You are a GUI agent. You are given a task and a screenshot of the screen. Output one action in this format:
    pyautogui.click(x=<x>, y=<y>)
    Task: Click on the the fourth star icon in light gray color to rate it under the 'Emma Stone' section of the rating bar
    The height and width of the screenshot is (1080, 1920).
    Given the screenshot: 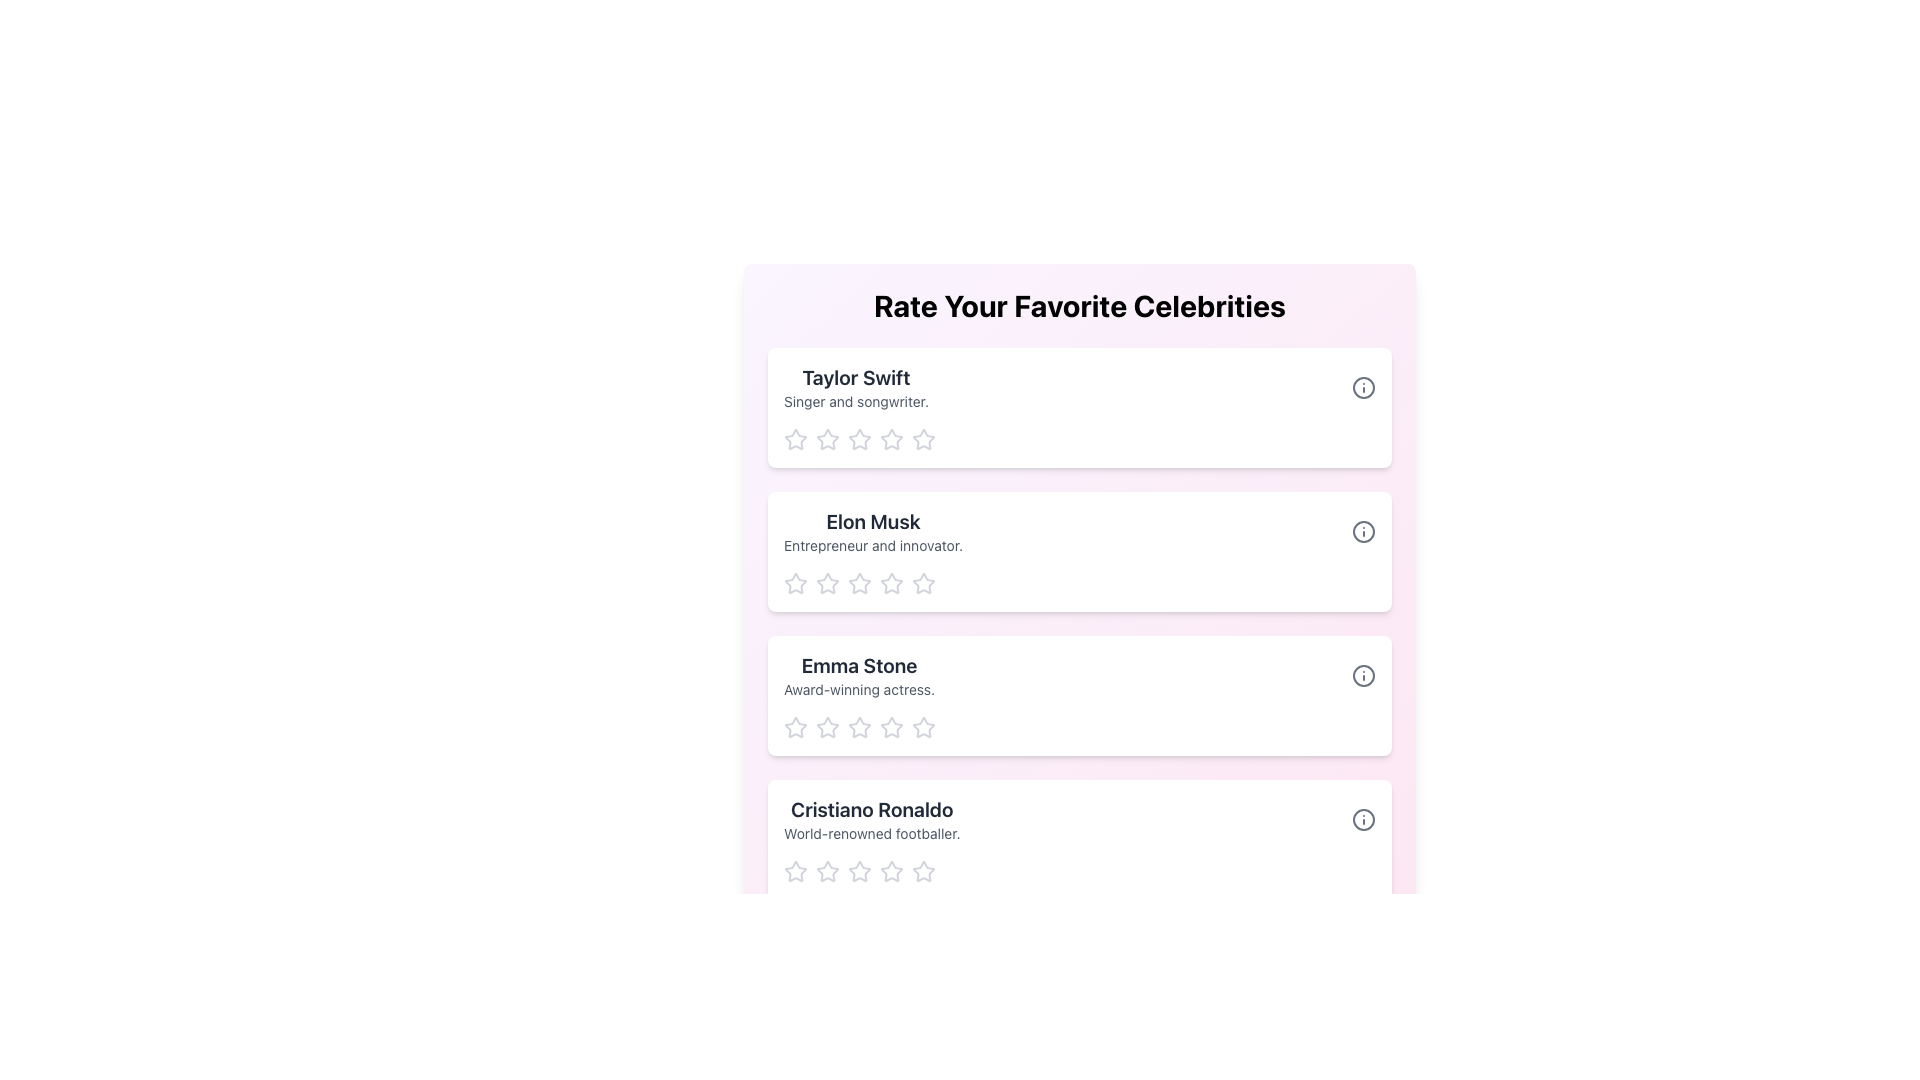 What is the action you would take?
    pyautogui.click(x=891, y=728)
    